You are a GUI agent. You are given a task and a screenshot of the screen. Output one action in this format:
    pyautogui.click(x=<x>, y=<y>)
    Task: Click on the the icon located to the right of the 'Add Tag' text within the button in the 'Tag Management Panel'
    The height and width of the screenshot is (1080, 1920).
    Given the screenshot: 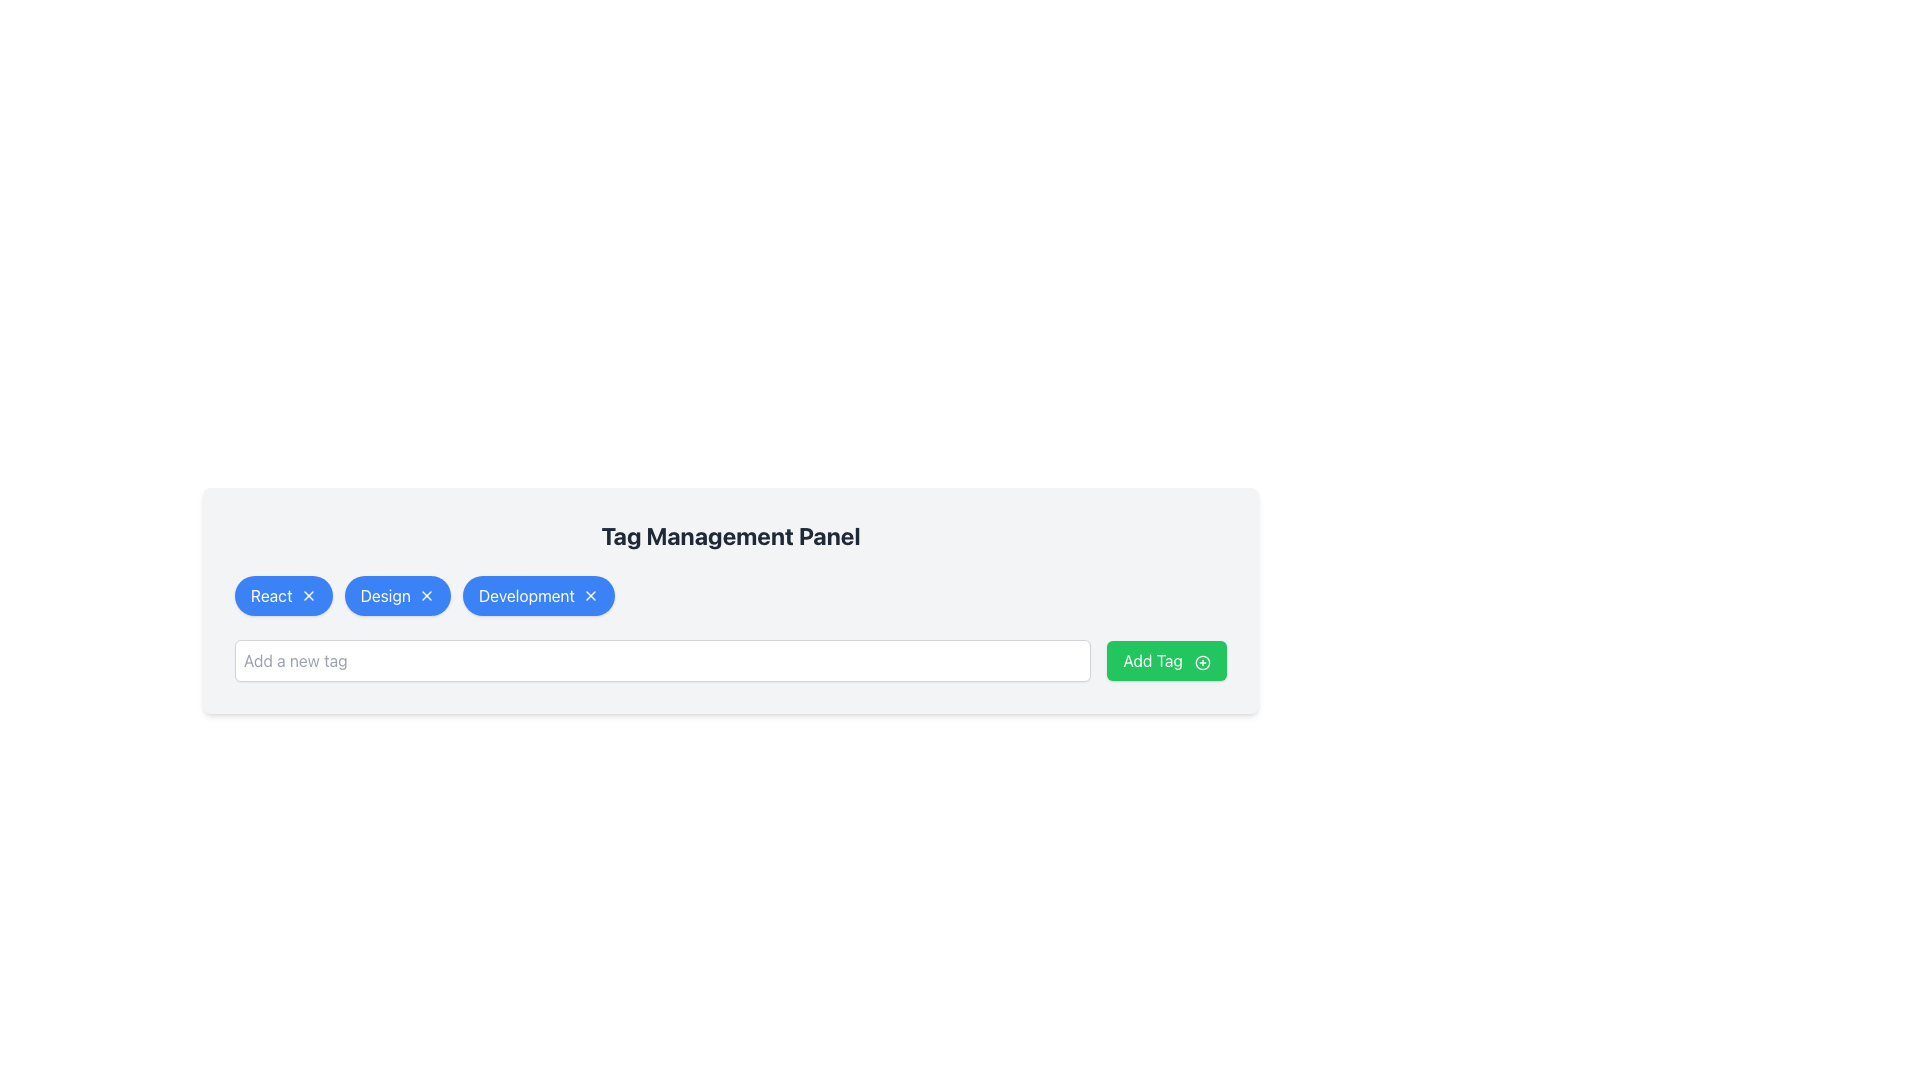 What is the action you would take?
    pyautogui.click(x=1202, y=662)
    